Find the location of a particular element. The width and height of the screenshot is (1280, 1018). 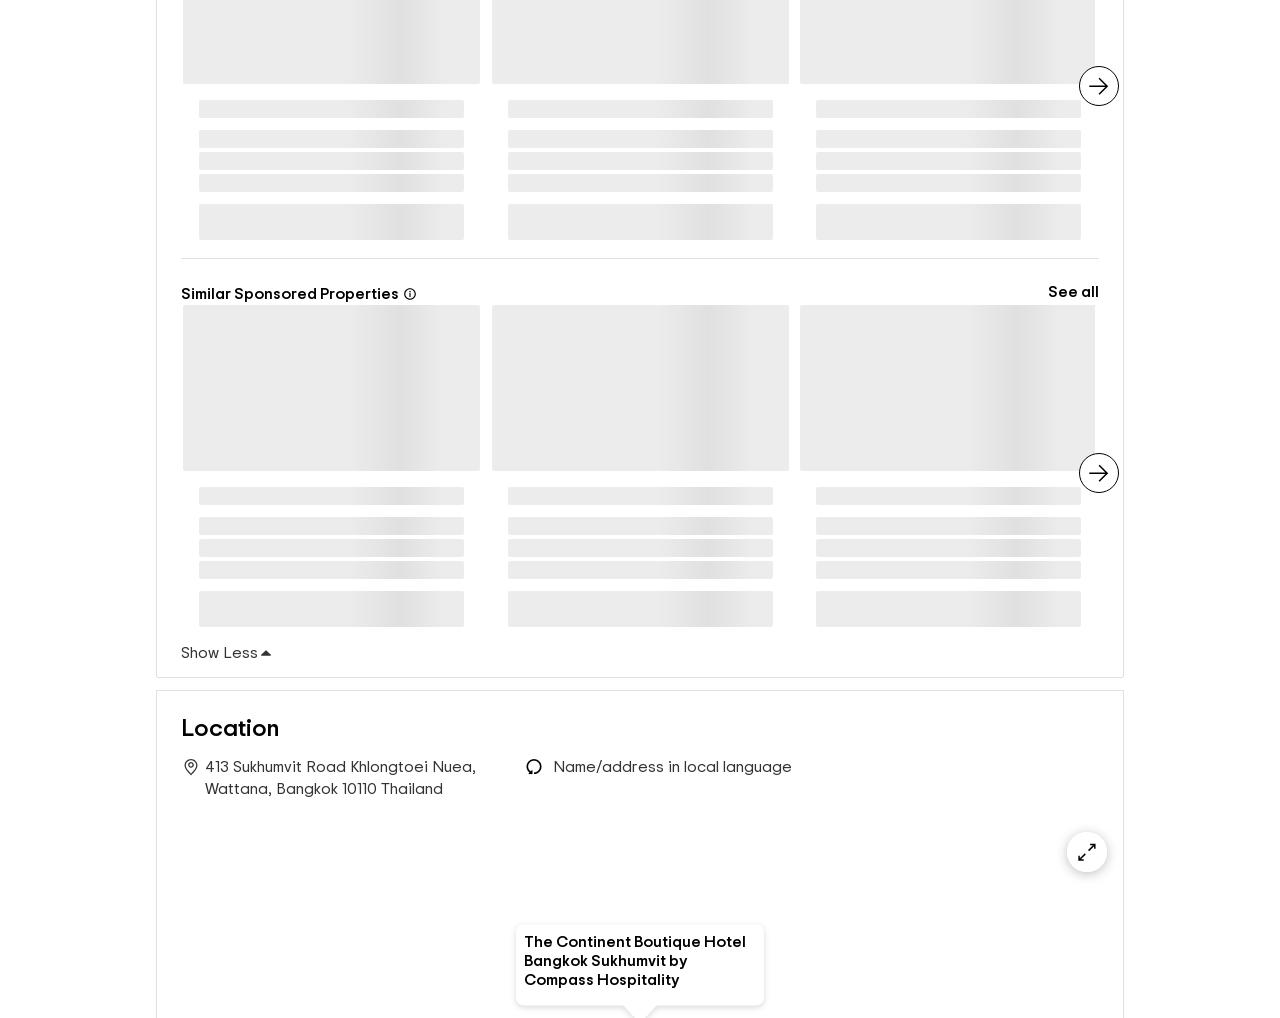

'RMB 1,357' is located at coordinates (629, 631).